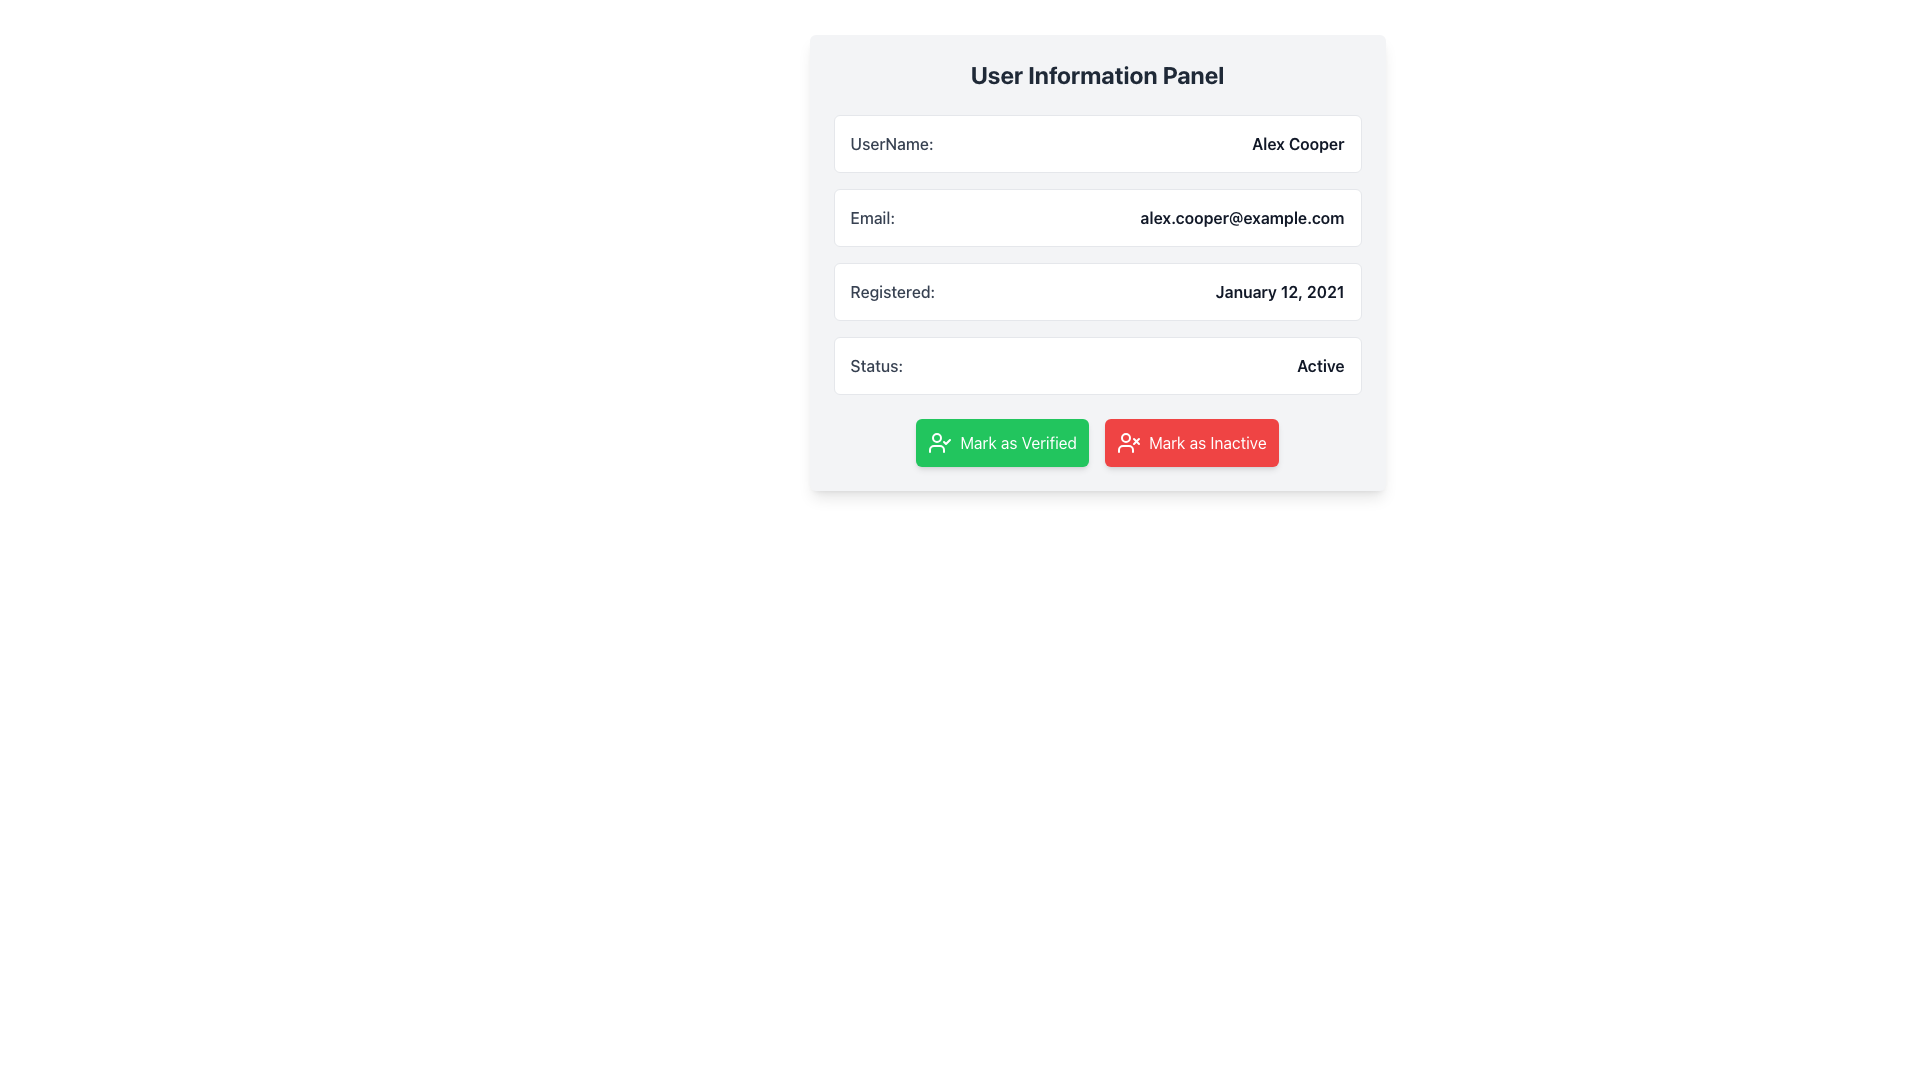  I want to click on the 'Mark Inactive' button located under the 'Status' field in the User Information Panel, so click(1191, 442).